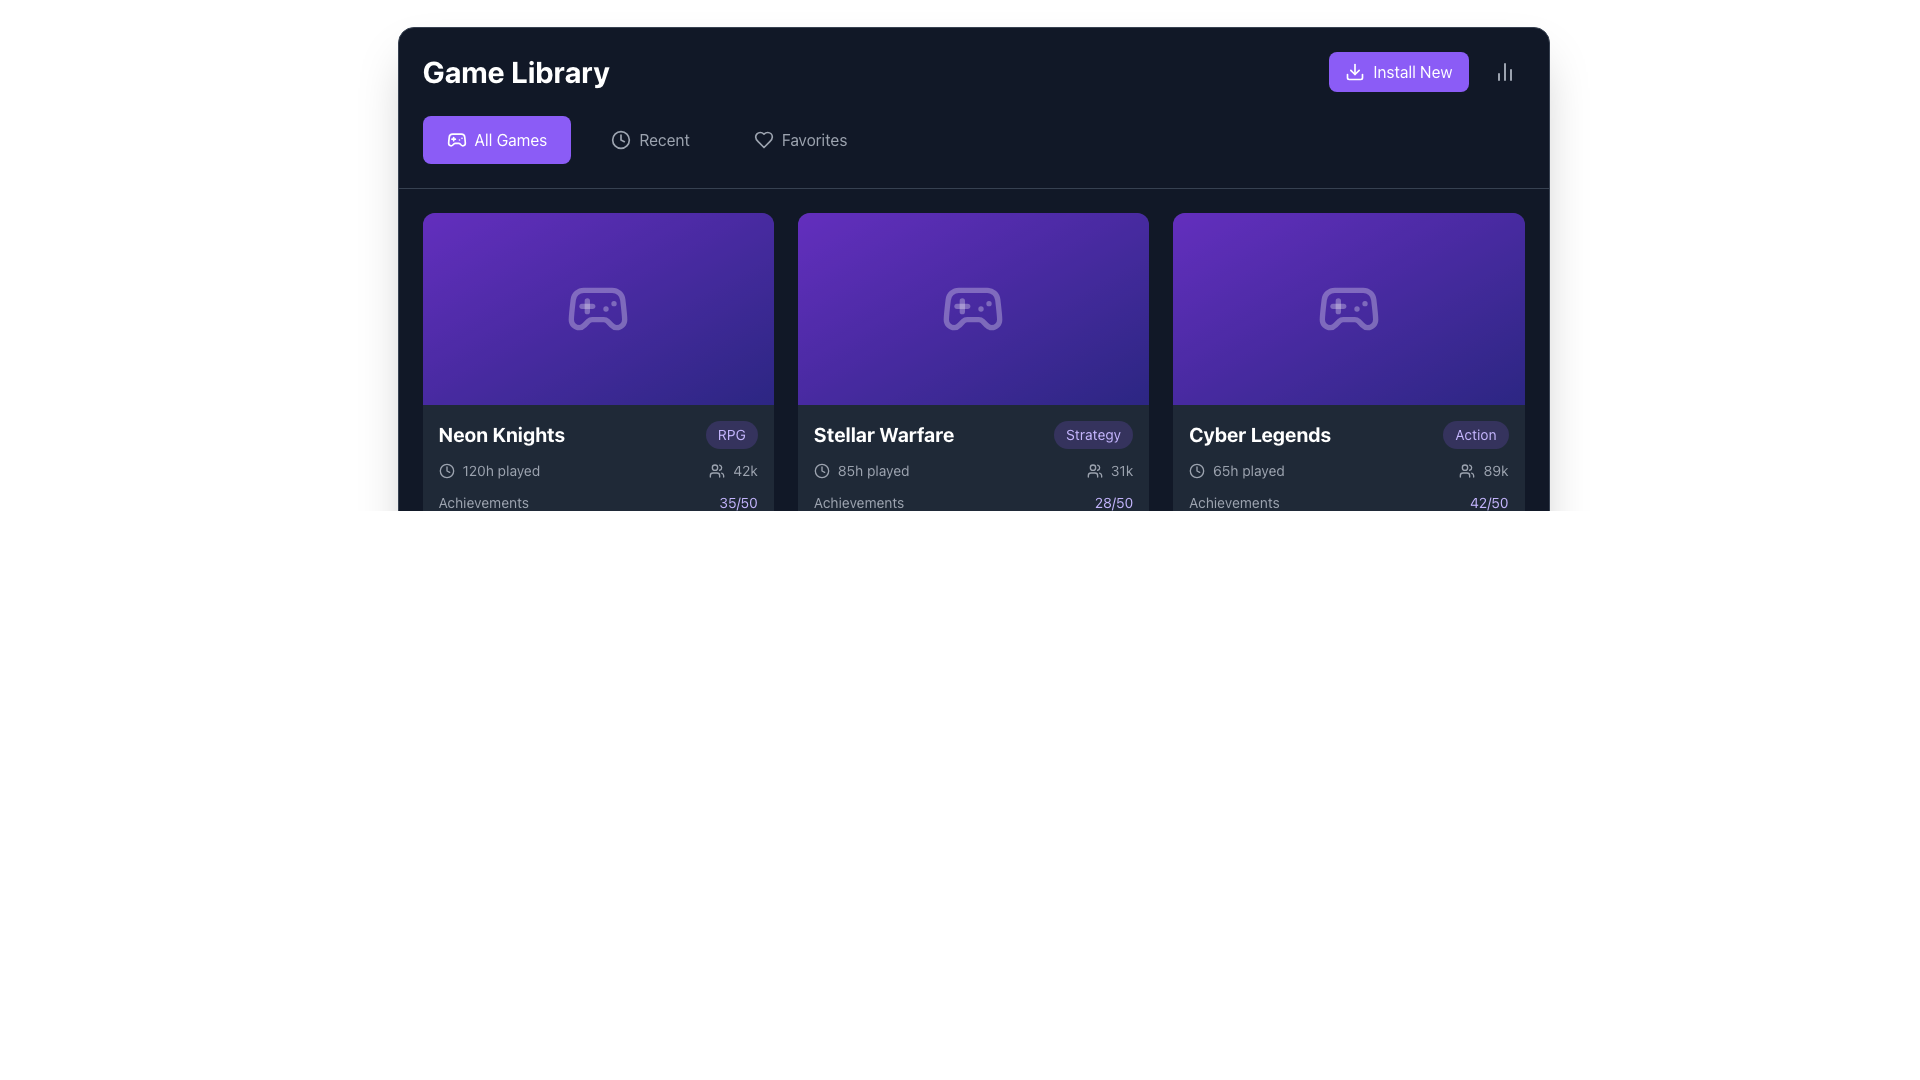 The width and height of the screenshot is (1920, 1080). What do you see at coordinates (501, 434) in the screenshot?
I see `the game` at bounding box center [501, 434].